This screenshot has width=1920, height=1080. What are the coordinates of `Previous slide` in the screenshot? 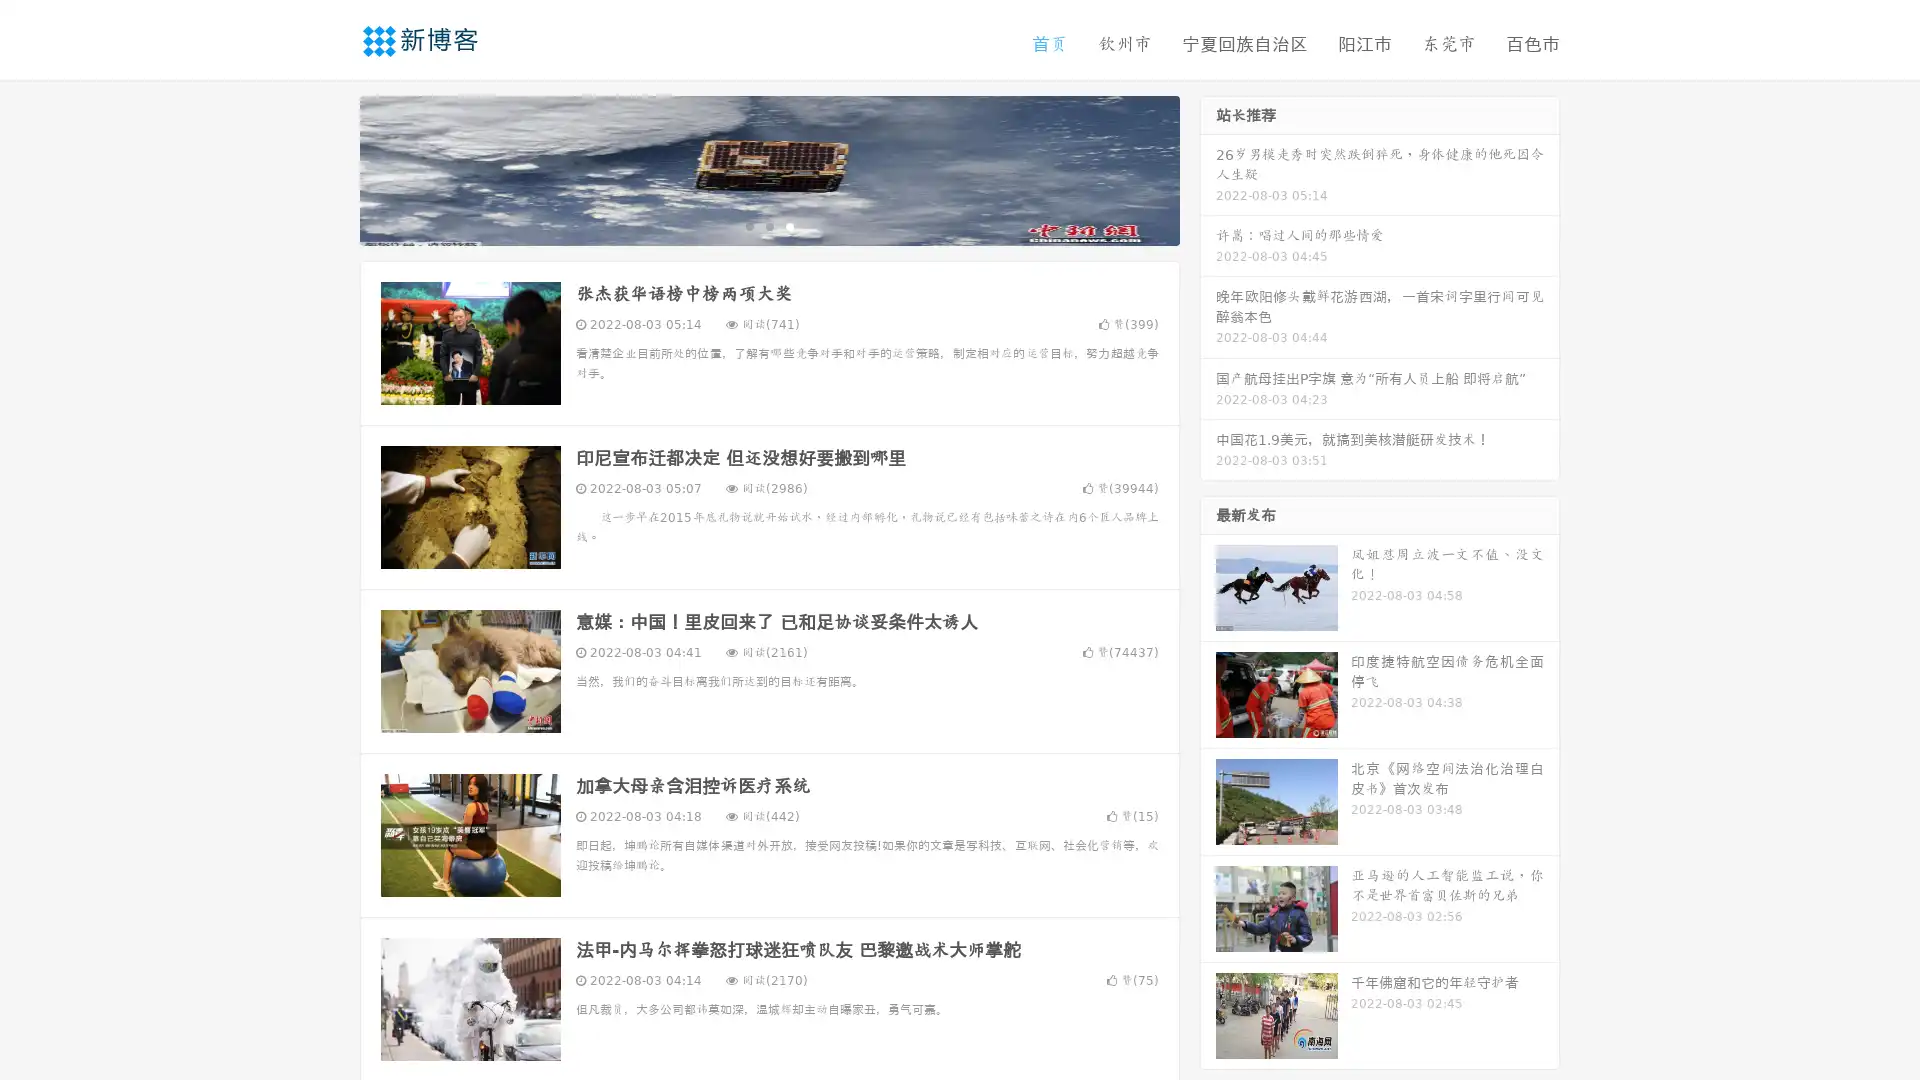 It's located at (330, 168).